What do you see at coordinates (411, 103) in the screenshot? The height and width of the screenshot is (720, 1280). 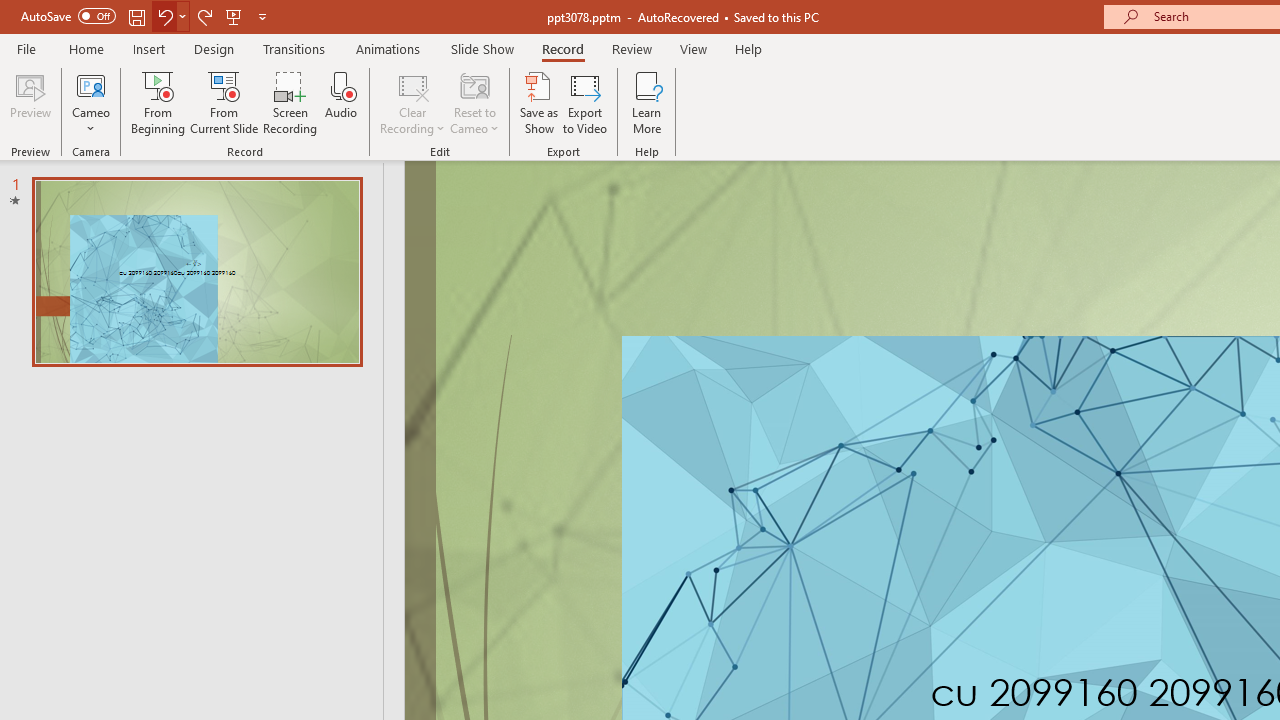 I see `'Clear Recording'` at bounding box center [411, 103].